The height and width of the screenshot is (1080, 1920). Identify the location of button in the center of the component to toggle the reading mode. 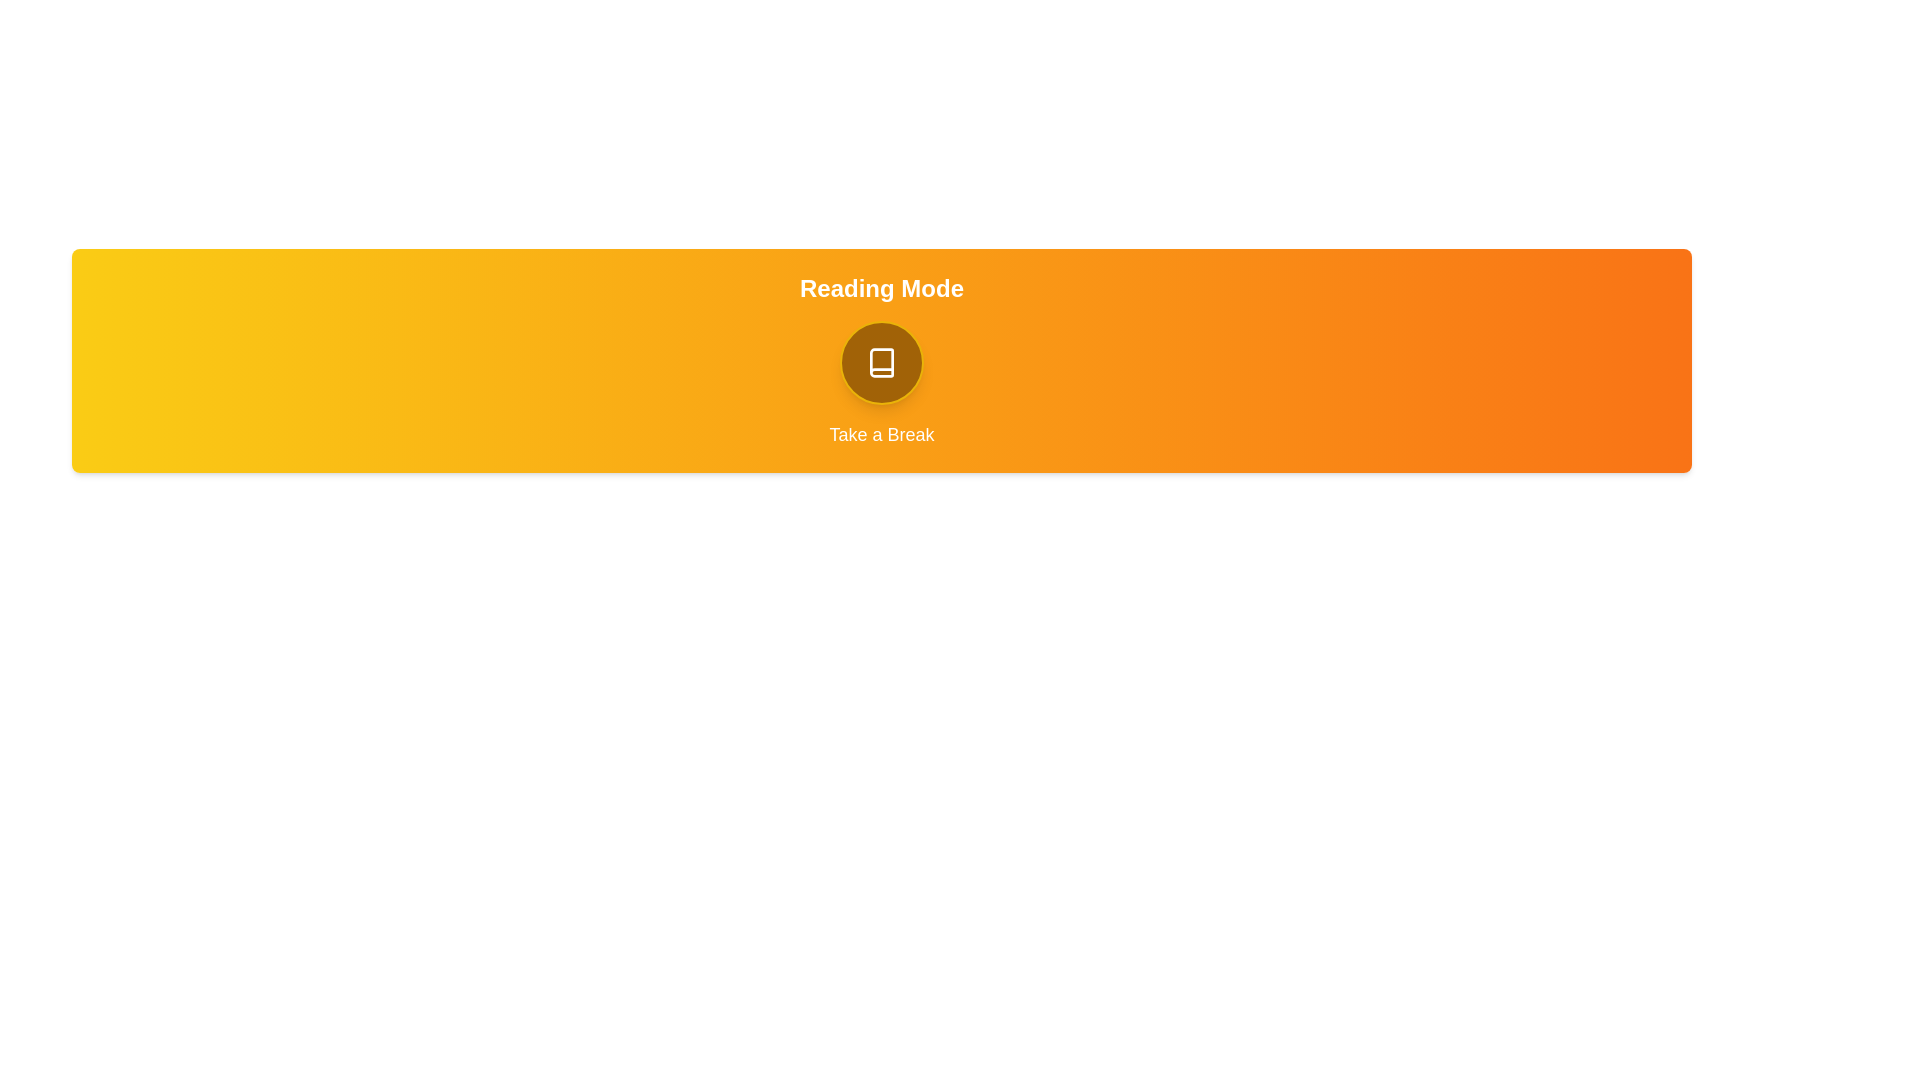
(881, 362).